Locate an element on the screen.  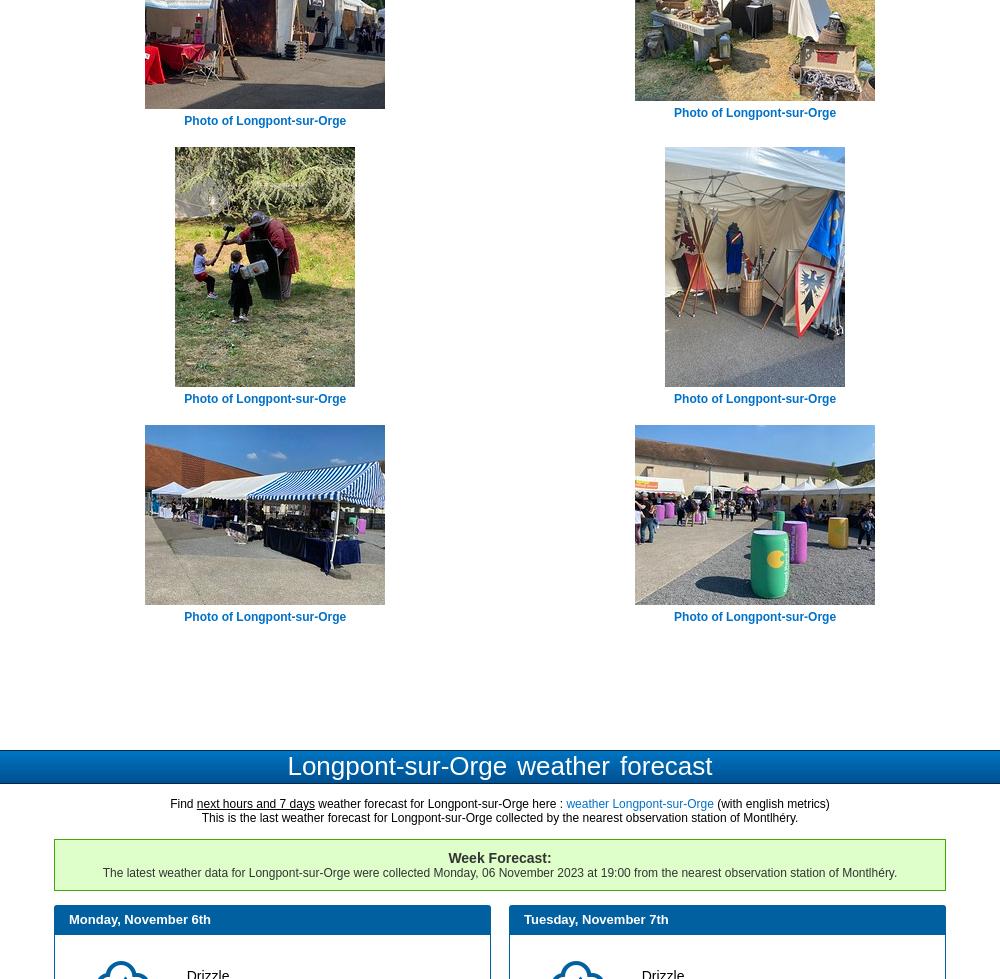
'next hours and 7 days' is located at coordinates (255, 801).